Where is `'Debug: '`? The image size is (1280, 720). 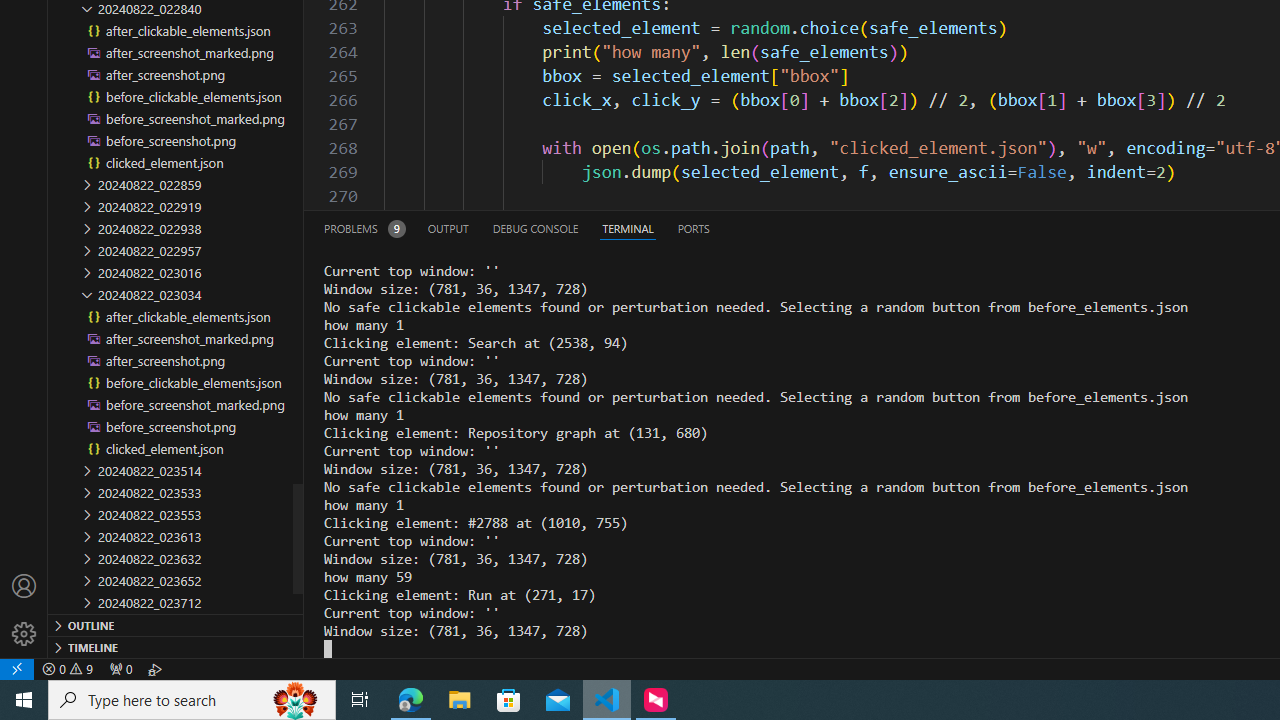
'Debug: ' is located at coordinates (154, 668).